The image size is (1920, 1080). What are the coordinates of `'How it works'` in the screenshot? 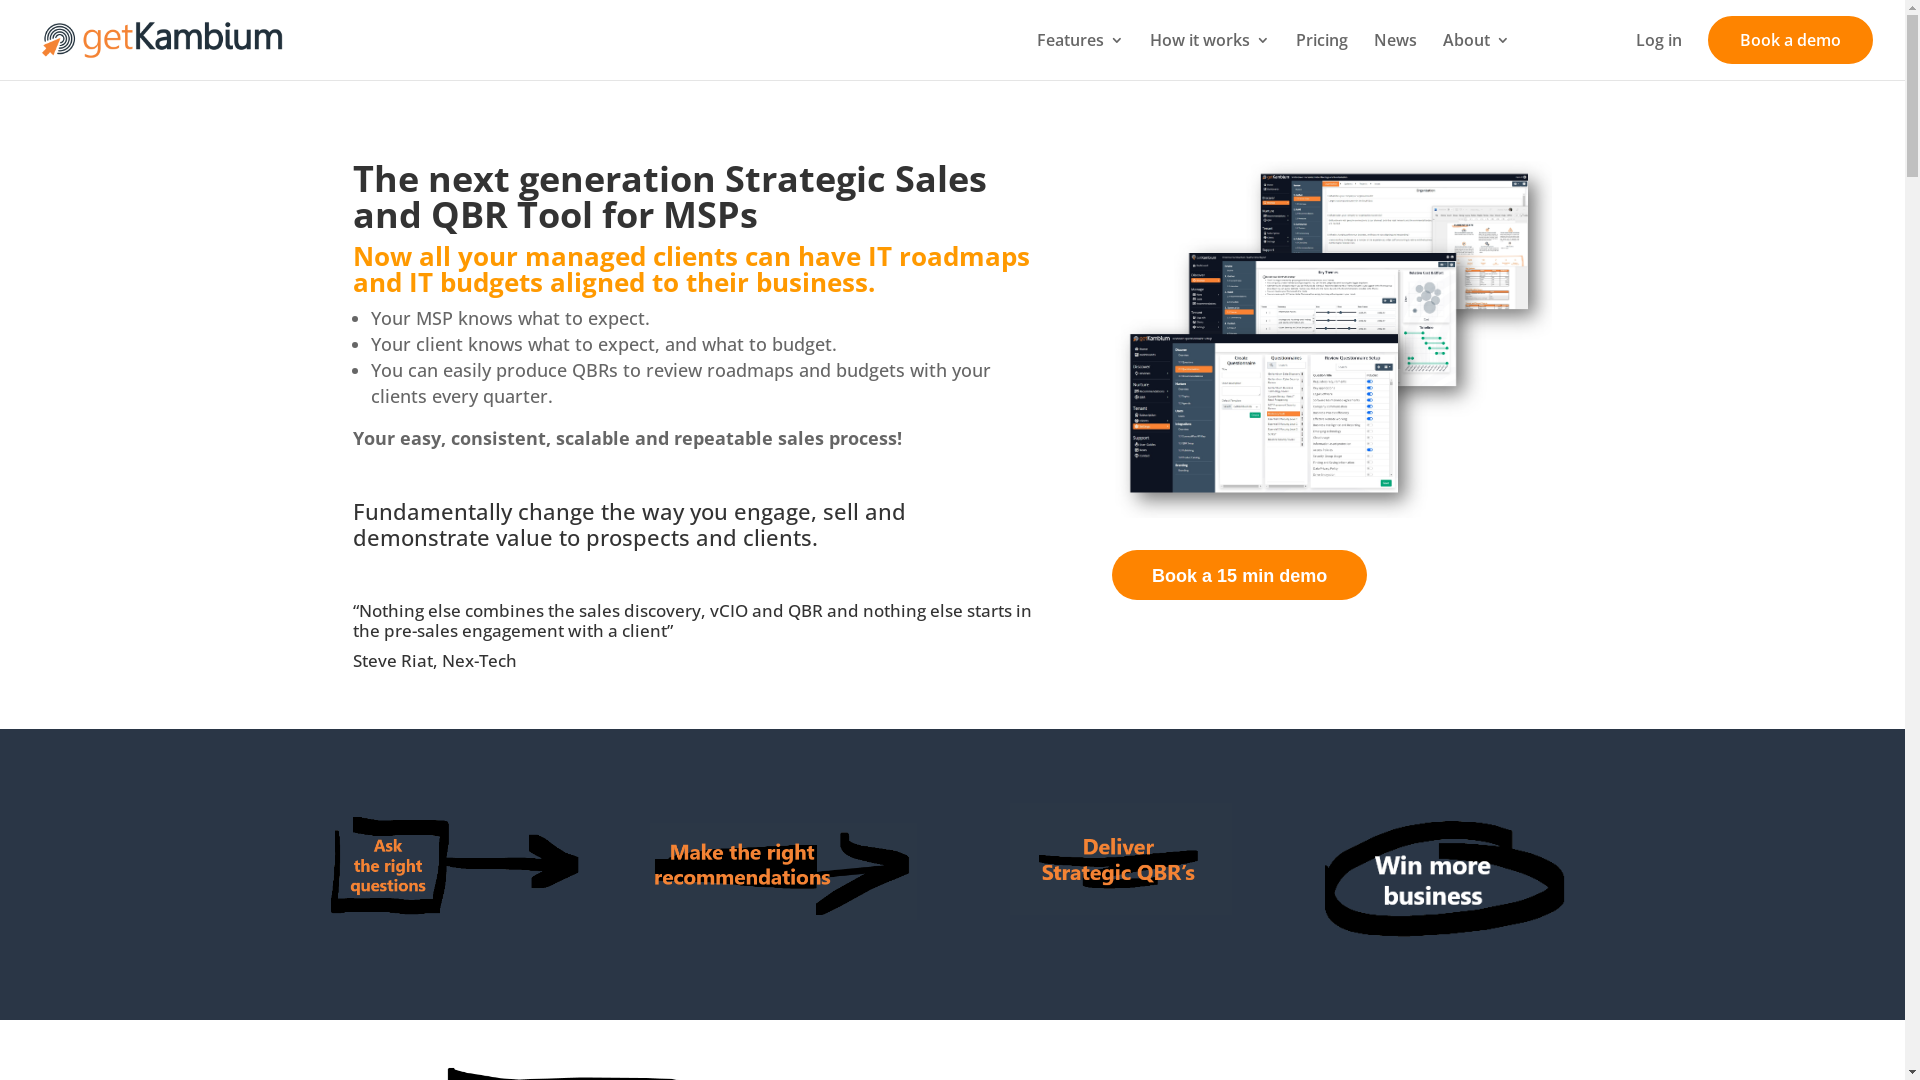 It's located at (1208, 55).